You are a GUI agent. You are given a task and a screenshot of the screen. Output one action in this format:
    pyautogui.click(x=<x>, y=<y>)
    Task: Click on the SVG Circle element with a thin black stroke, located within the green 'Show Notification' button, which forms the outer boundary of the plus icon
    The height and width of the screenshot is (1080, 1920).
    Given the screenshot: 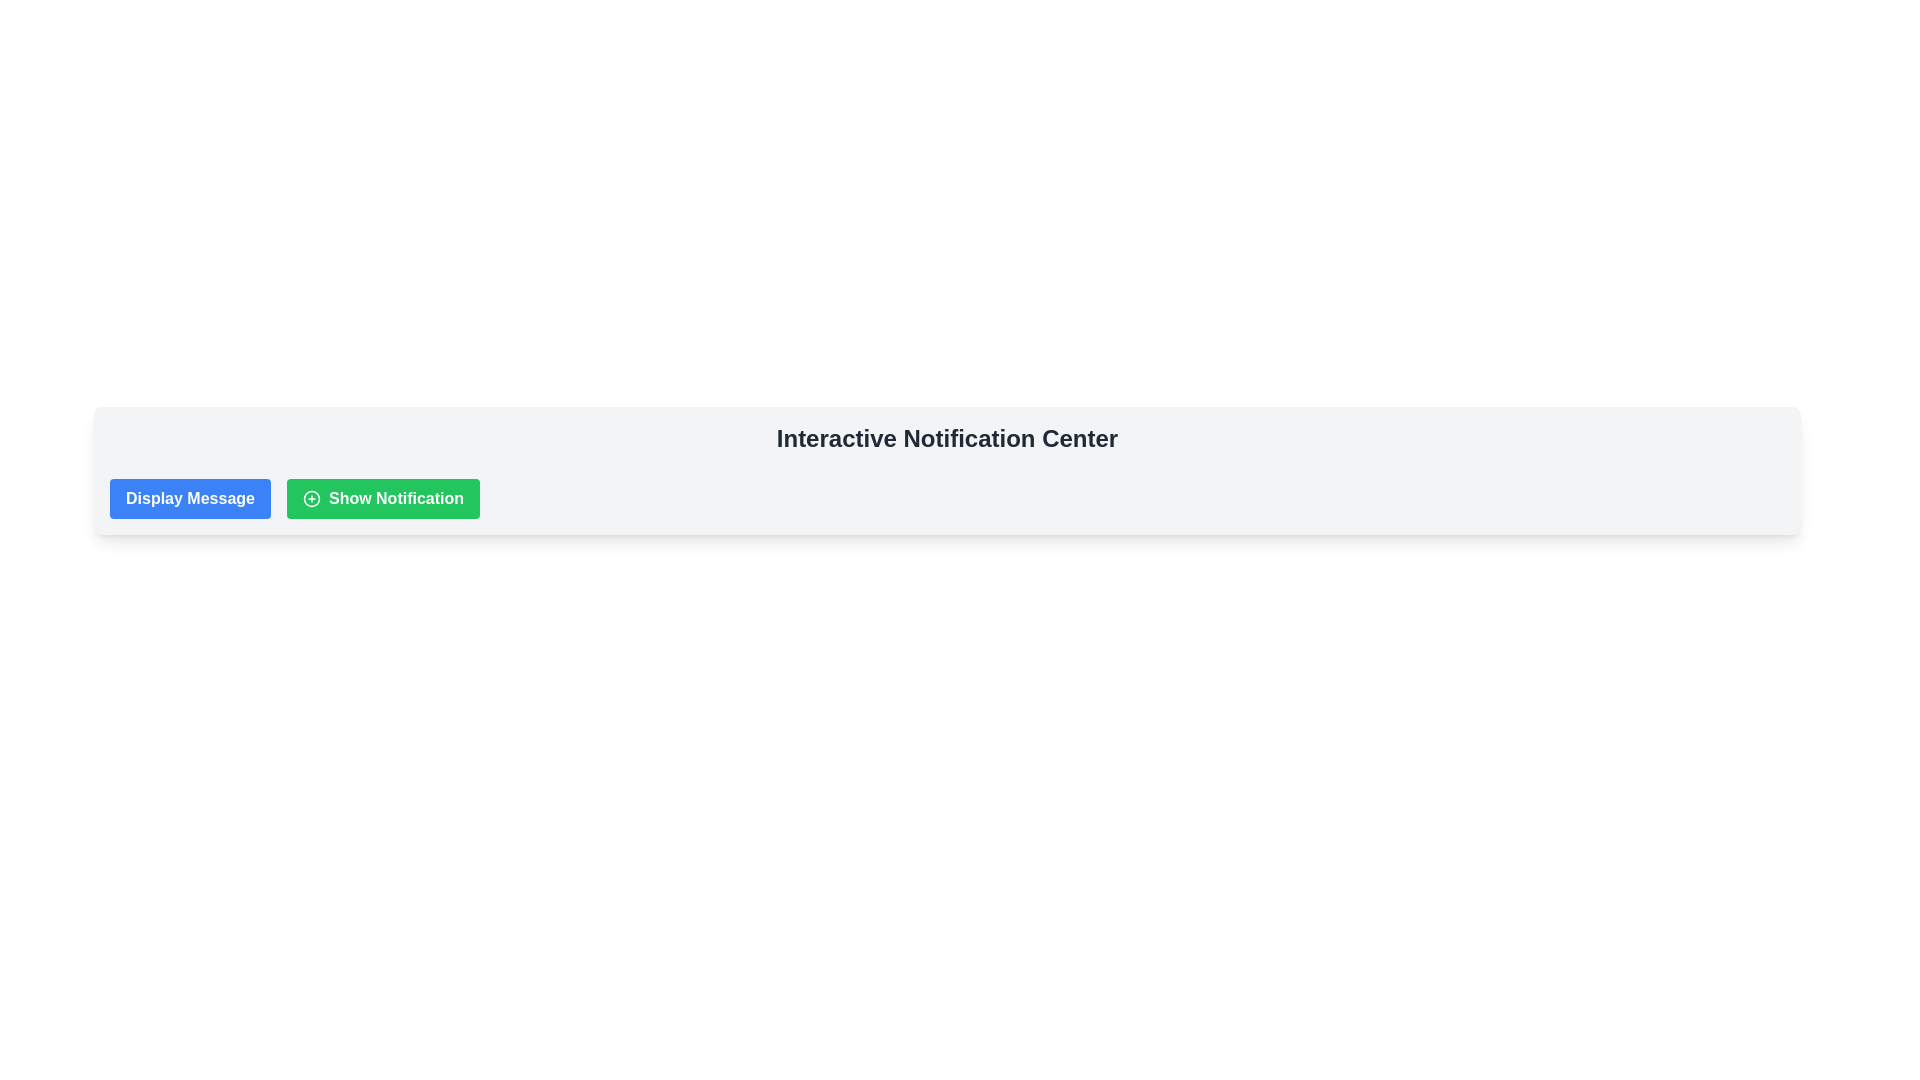 What is the action you would take?
    pyautogui.click(x=311, y=497)
    